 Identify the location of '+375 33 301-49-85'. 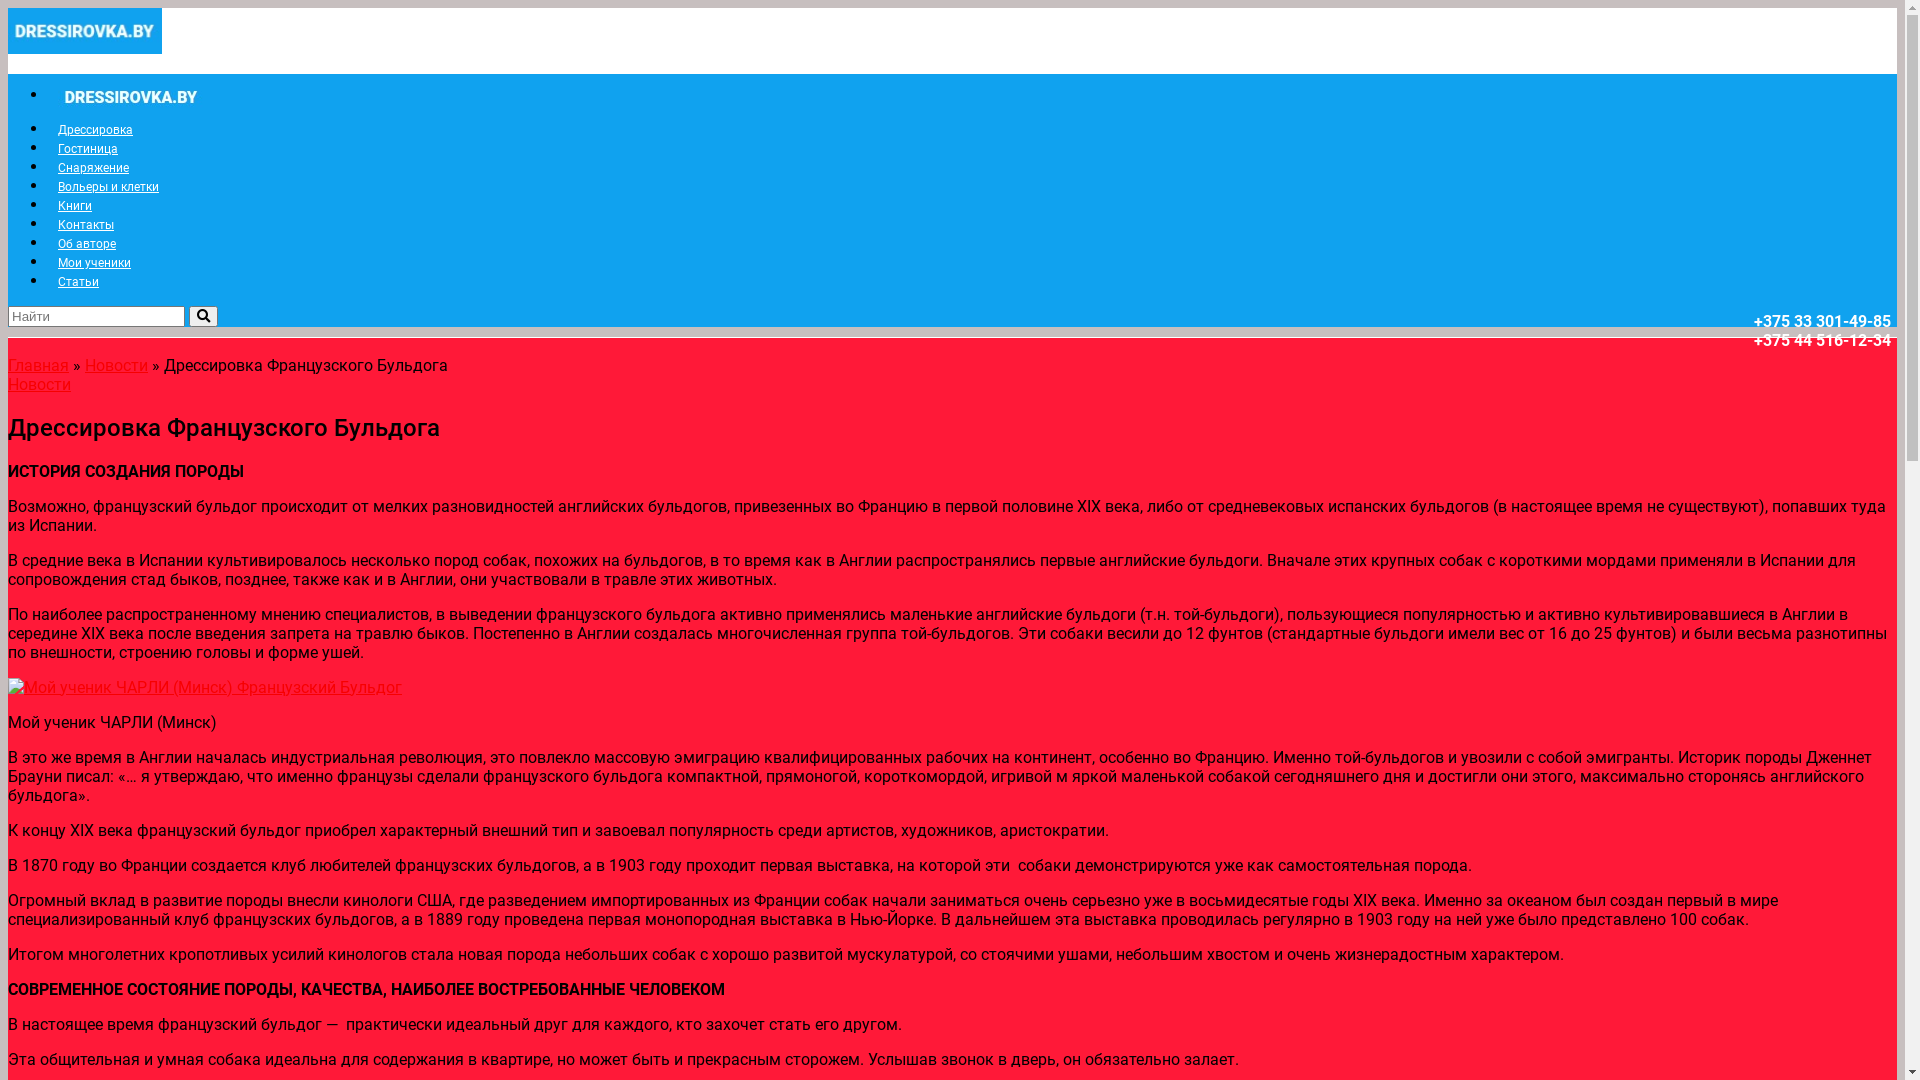
(1822, 320).